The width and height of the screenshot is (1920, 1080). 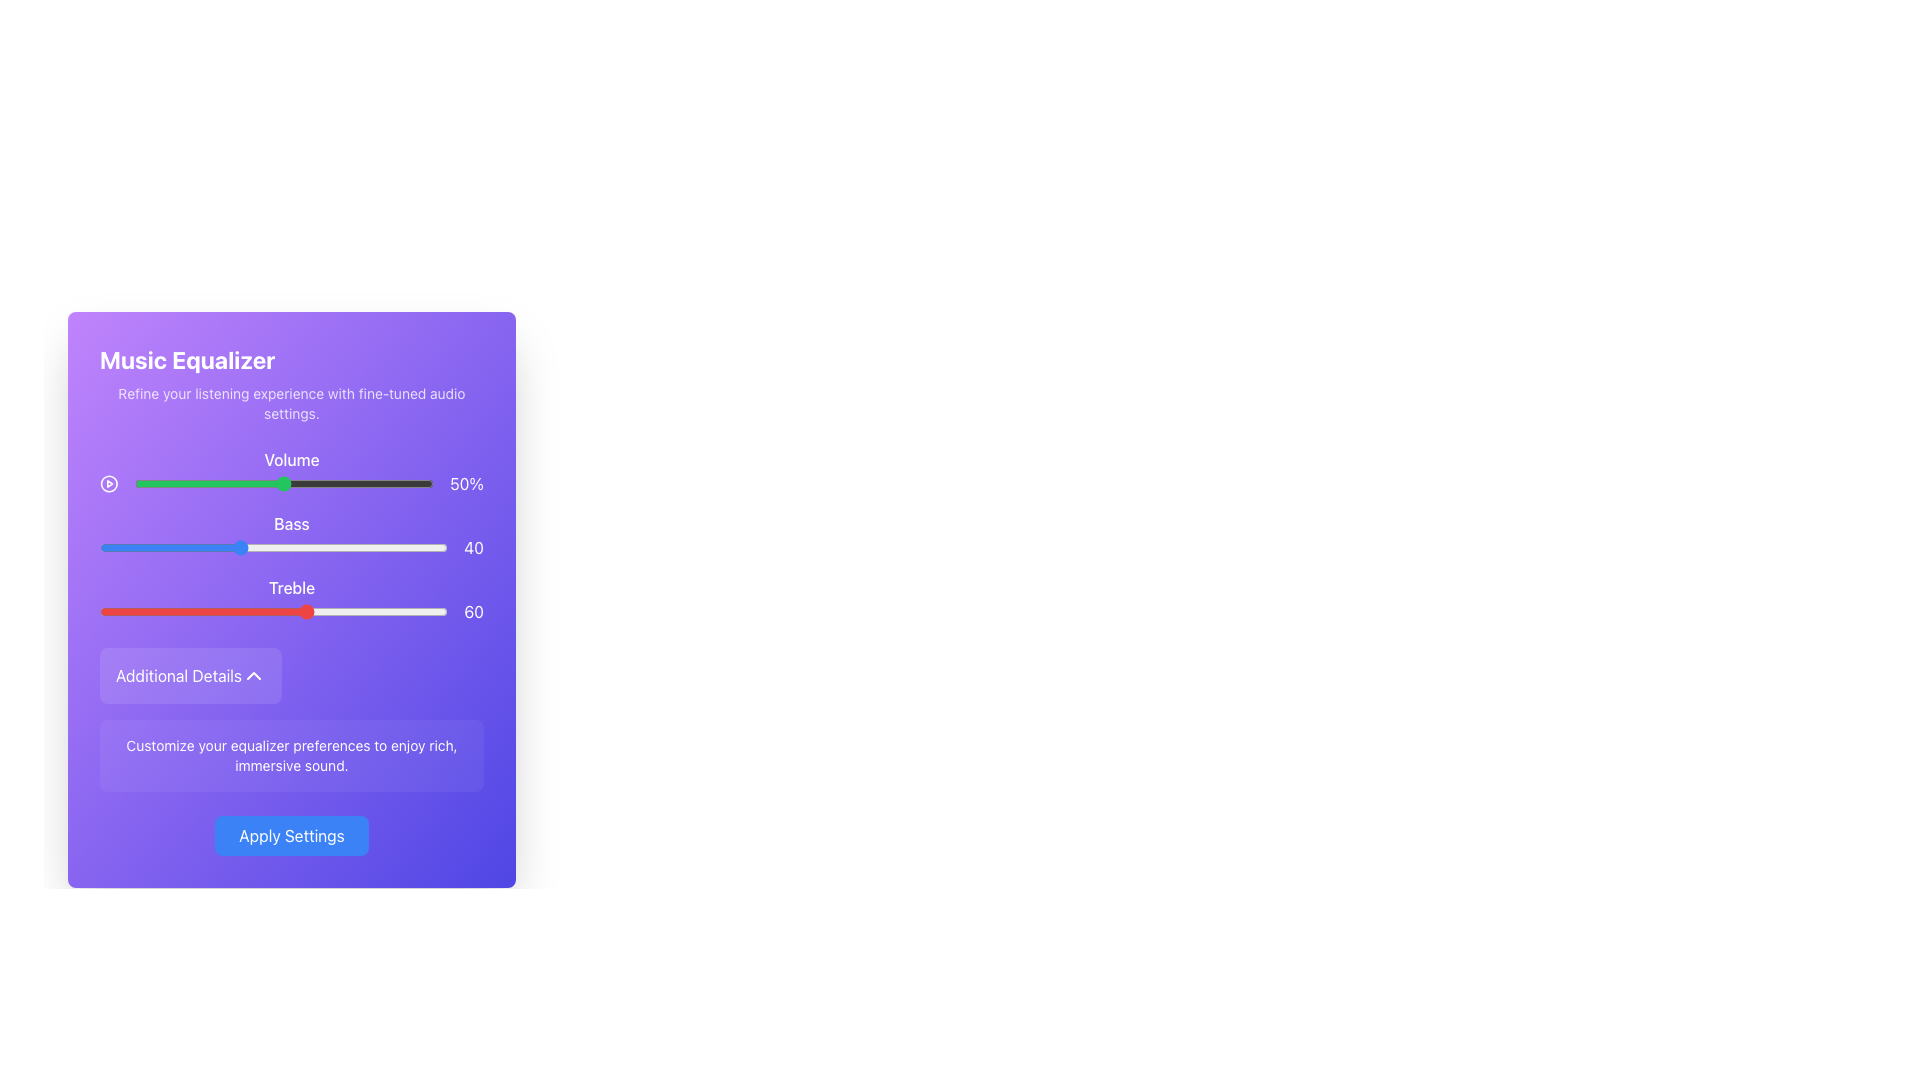 What do you see at coordinates (225, 611) in the screenshot?
I see `the treble` at bounding box center [225, 611].